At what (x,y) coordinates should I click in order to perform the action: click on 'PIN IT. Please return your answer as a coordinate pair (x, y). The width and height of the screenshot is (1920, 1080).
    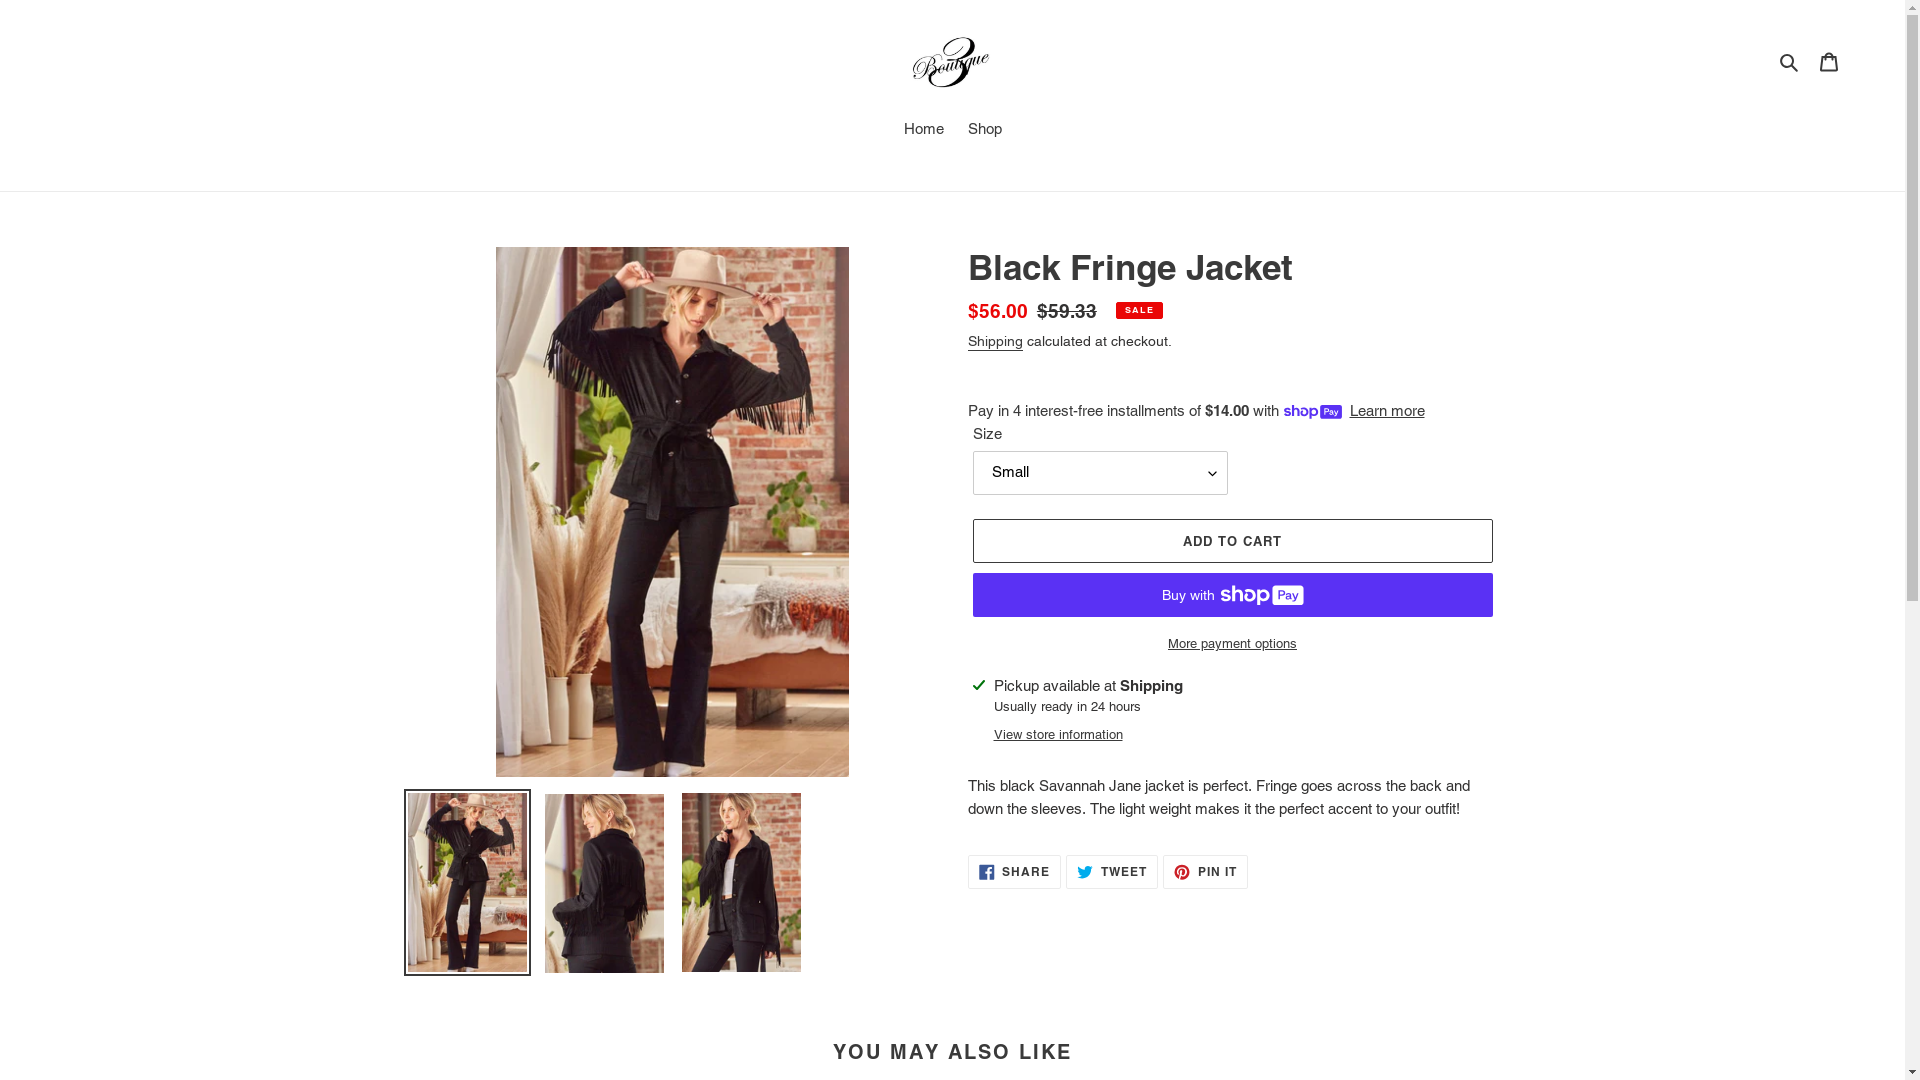
    Looking at the image, I should click on (1204, 870).